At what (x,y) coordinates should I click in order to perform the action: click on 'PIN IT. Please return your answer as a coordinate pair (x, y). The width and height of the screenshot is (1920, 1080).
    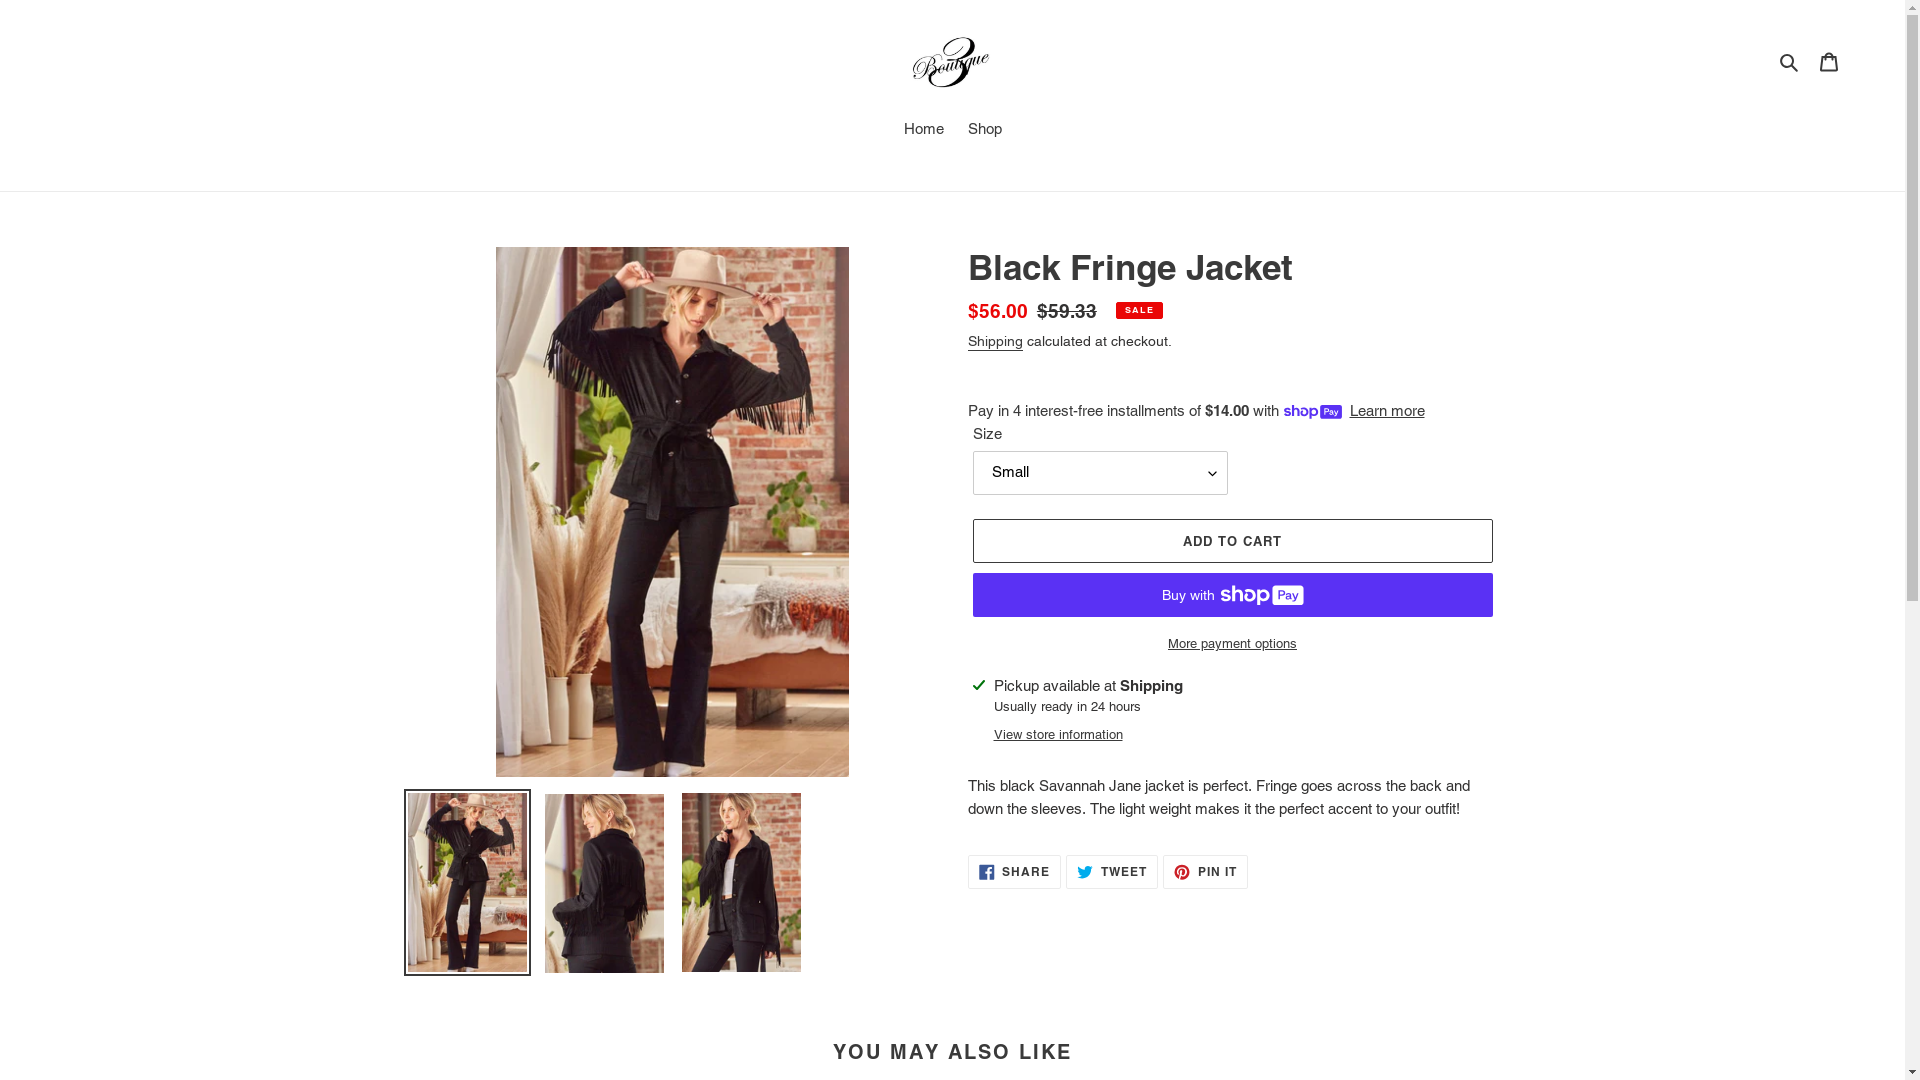
    Looking at the image, I should click on (1204, 870).